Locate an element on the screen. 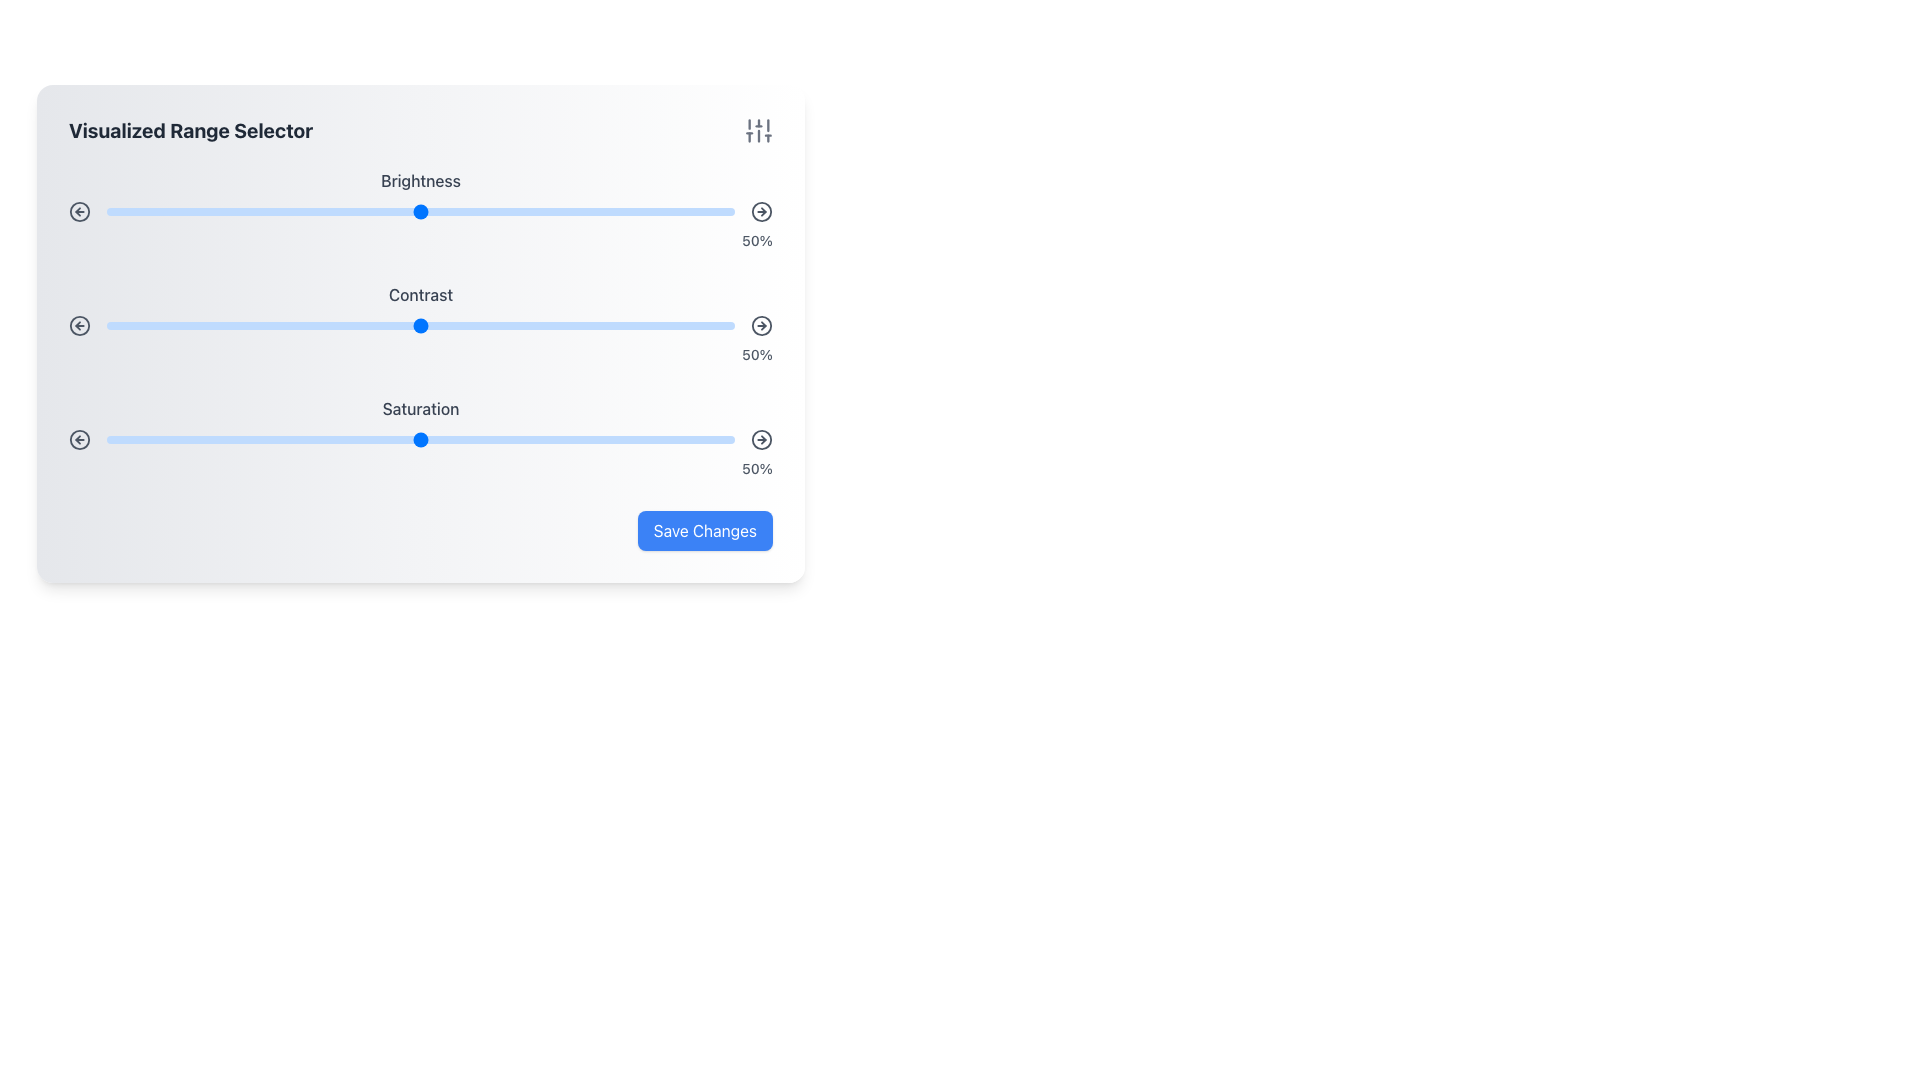 This screenshot has height=1080, width=1920. the slider value is located at coordinates (395, 438).